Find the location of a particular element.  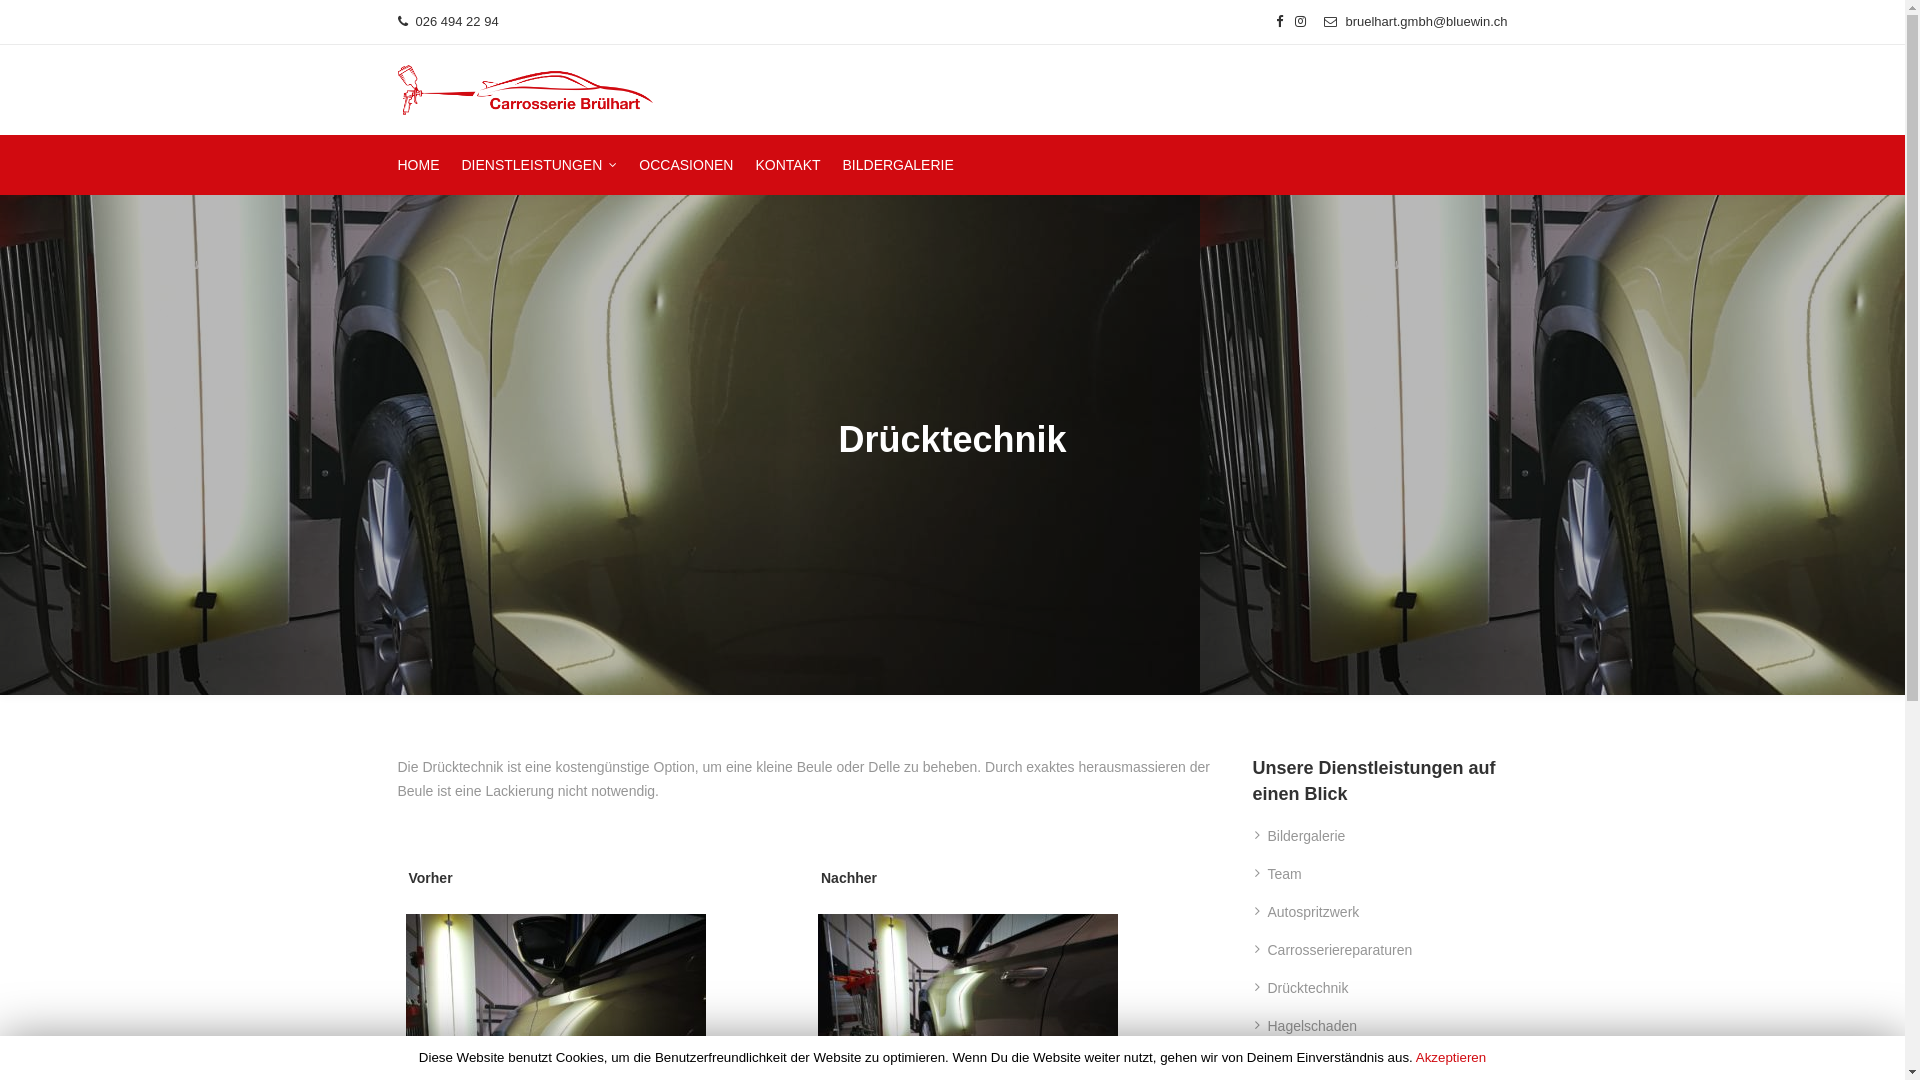

'BILDERGALERIE' is located at coordinates (897, 164).